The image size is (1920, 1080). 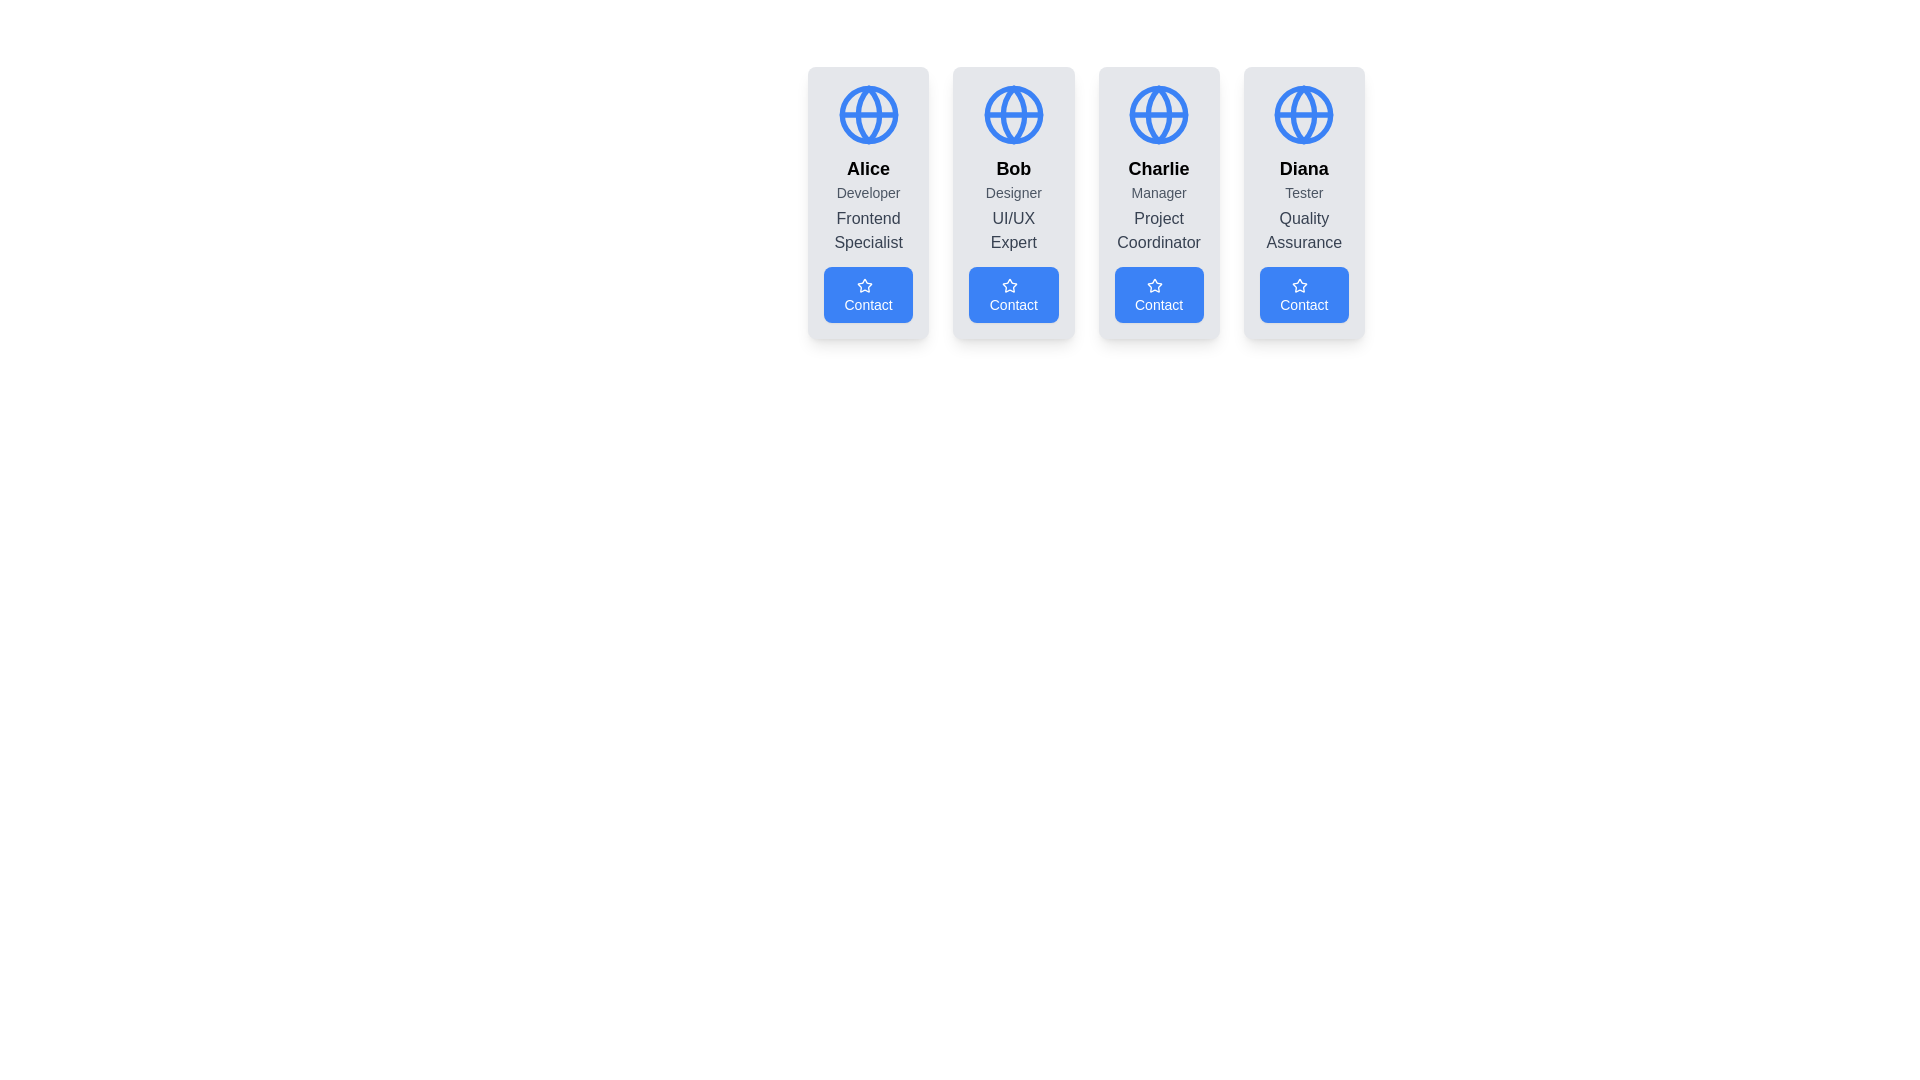 What do you see at coordinates (1159, 115) in the screenshot?
I see `the circular graphic element with a blue border located within the globe icon on Charlie's card, which is the third card from the left in a row of four` at bounding box center [1159, 115].